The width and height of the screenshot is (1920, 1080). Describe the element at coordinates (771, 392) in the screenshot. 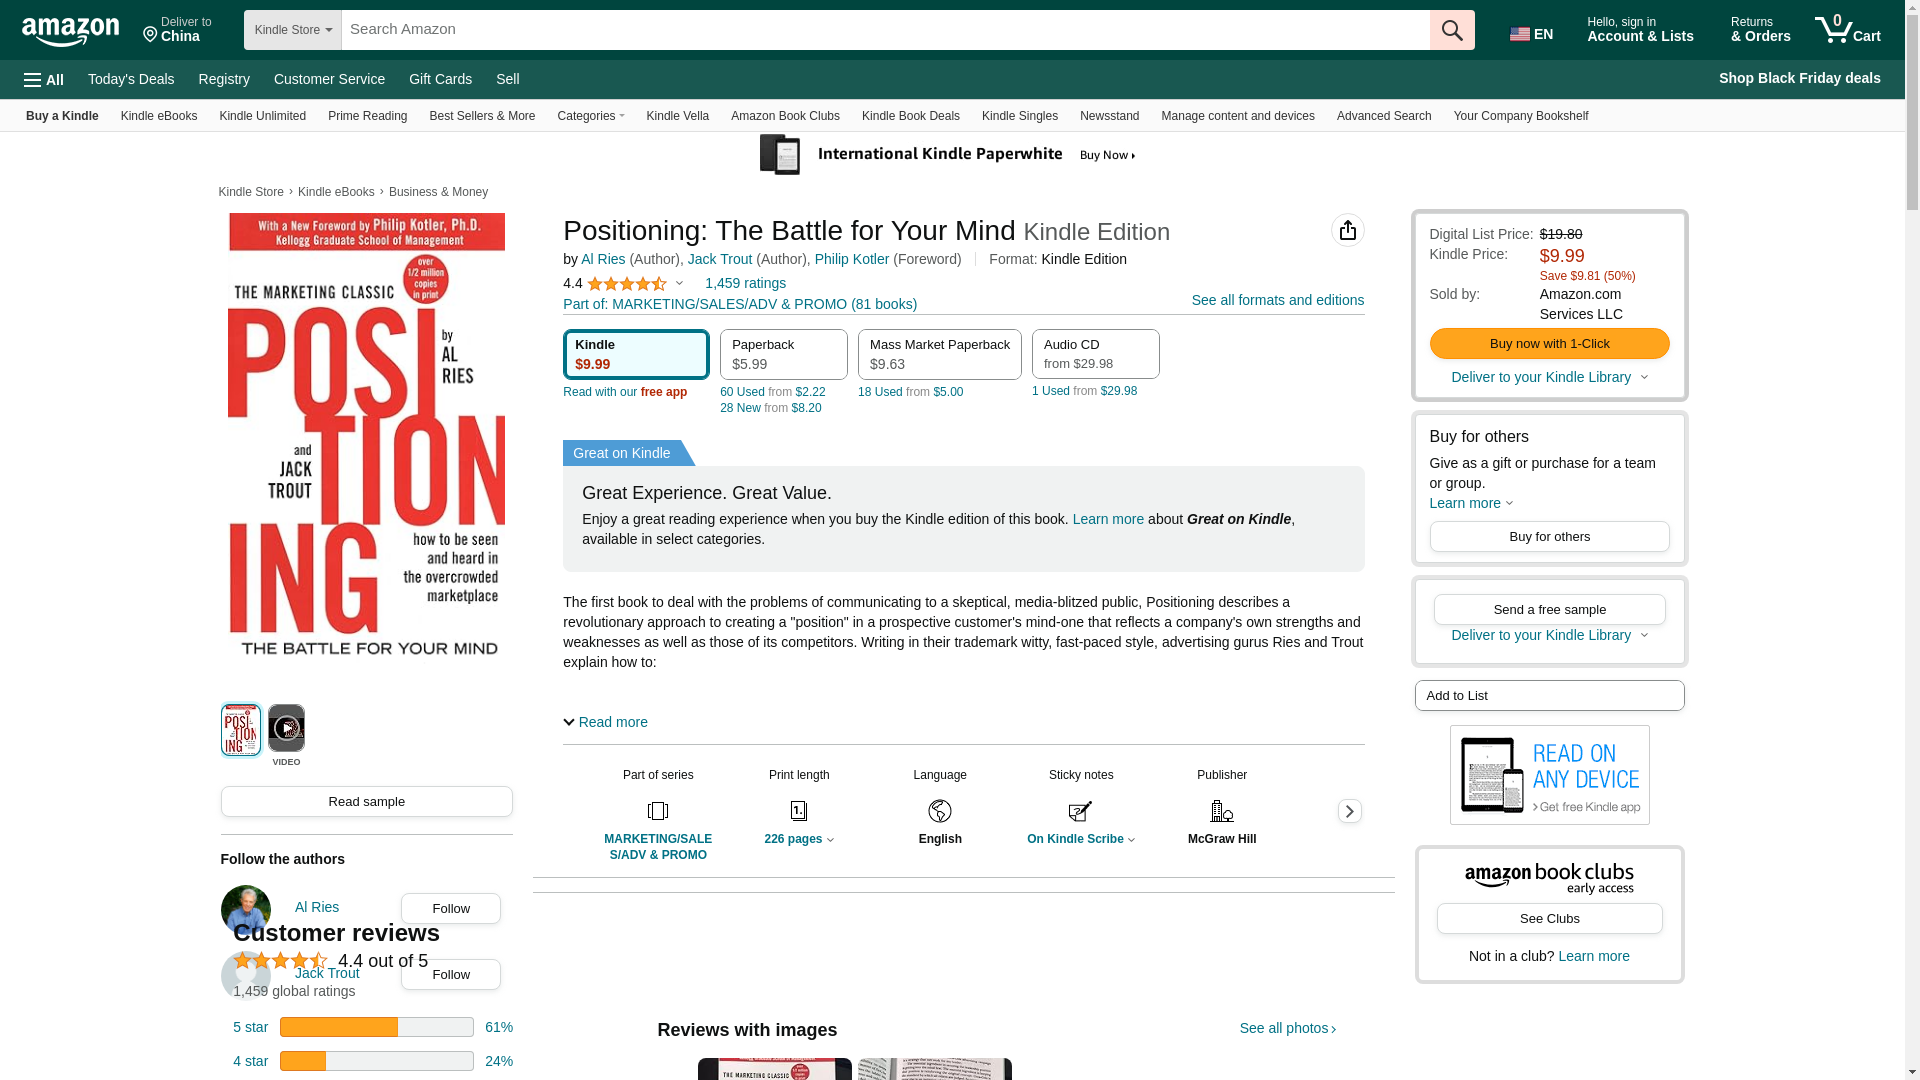

I see `'60 Used from $2.22'` at that location.